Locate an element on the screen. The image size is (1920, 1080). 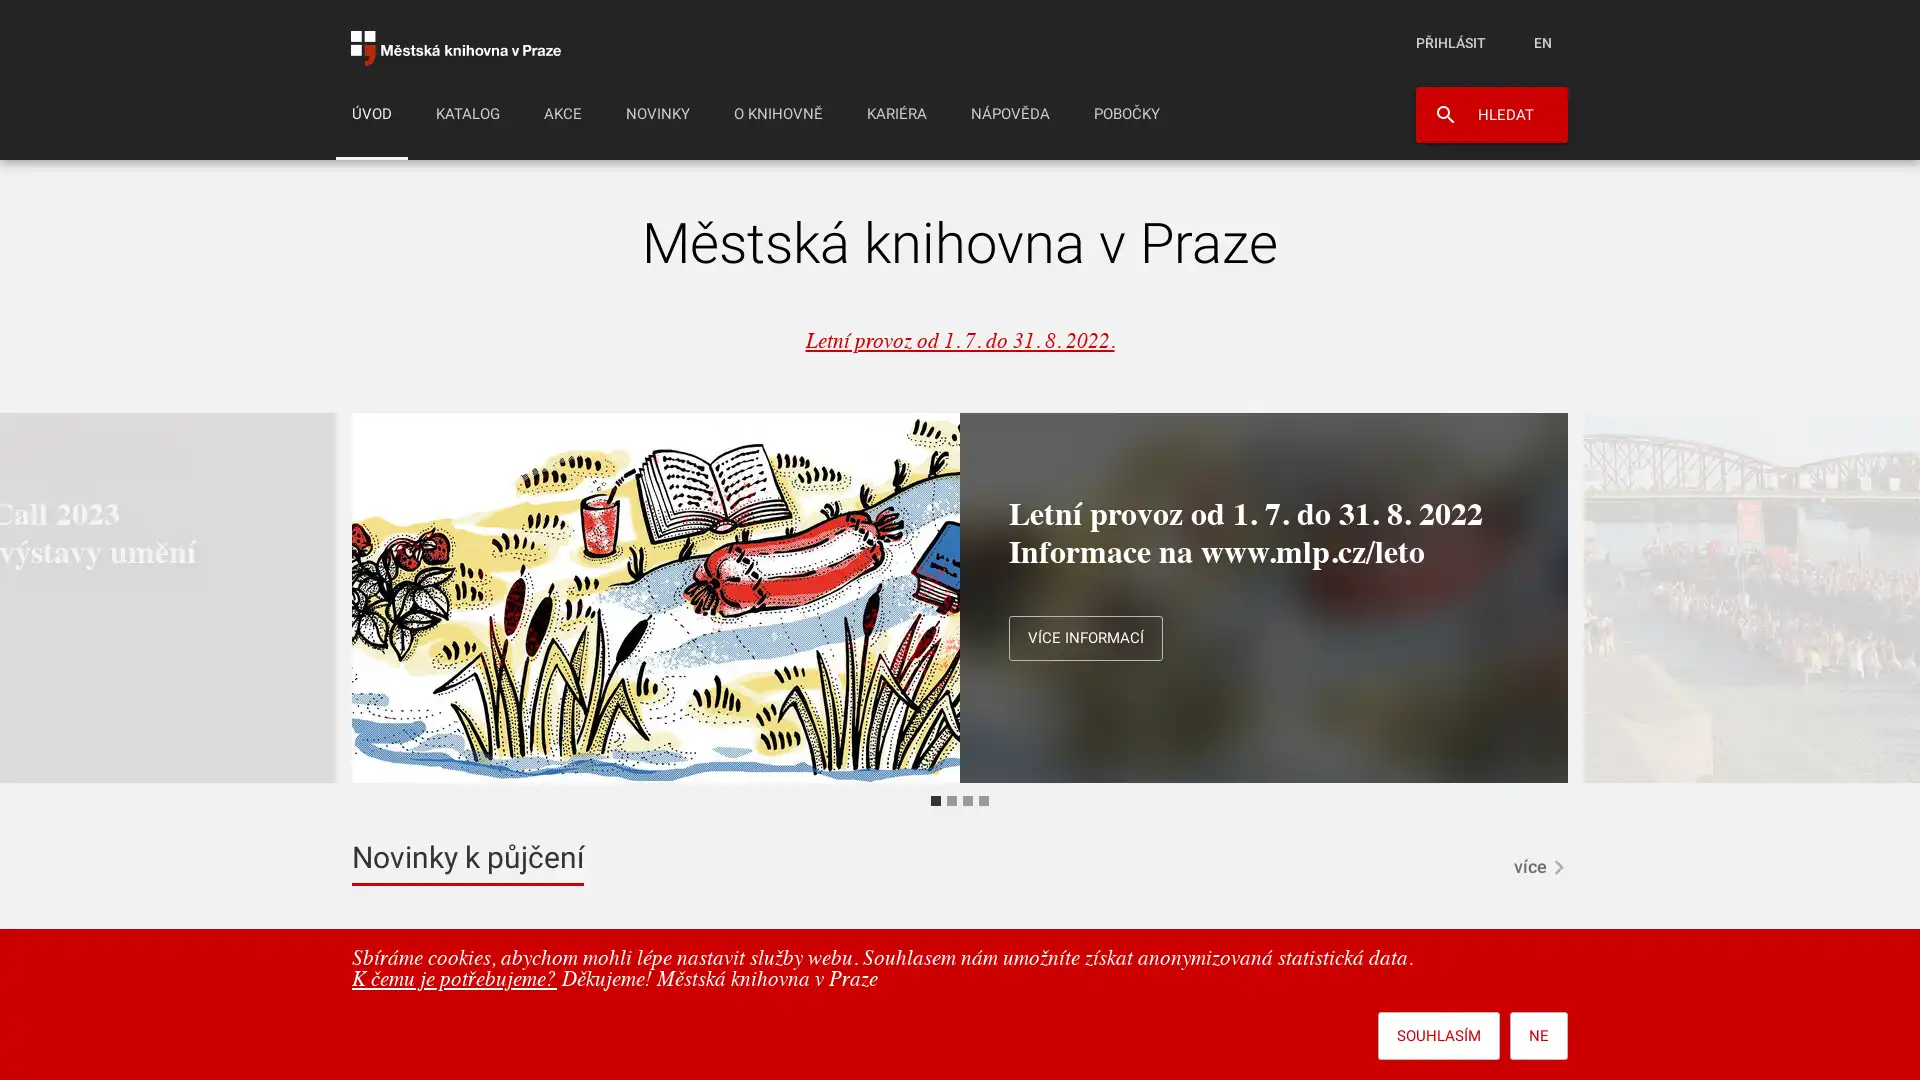
SOUHLASIM is located at coordinates (1437, 1035).